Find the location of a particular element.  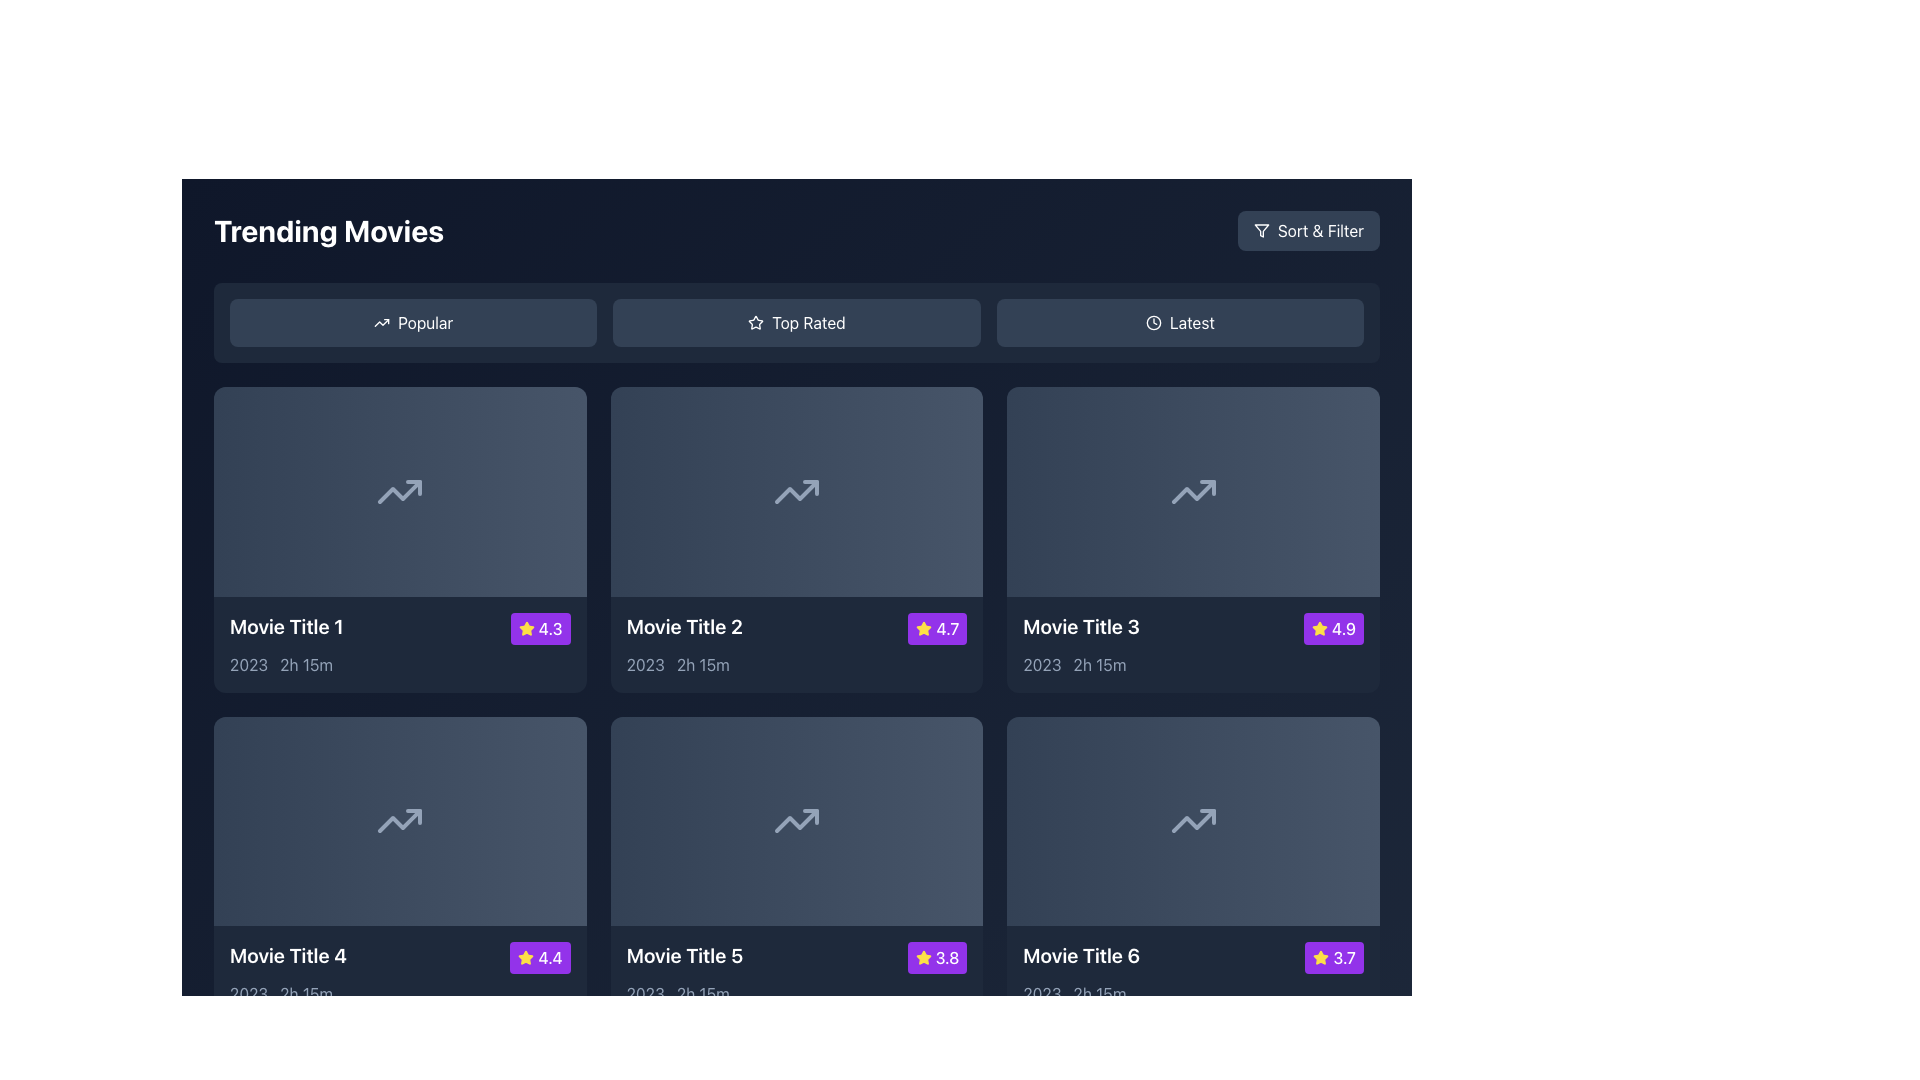

the 'Latest' button icon located in the top-right area of the interface, which symbolizes recency or the newest content is located at coordinates (1153, 322).